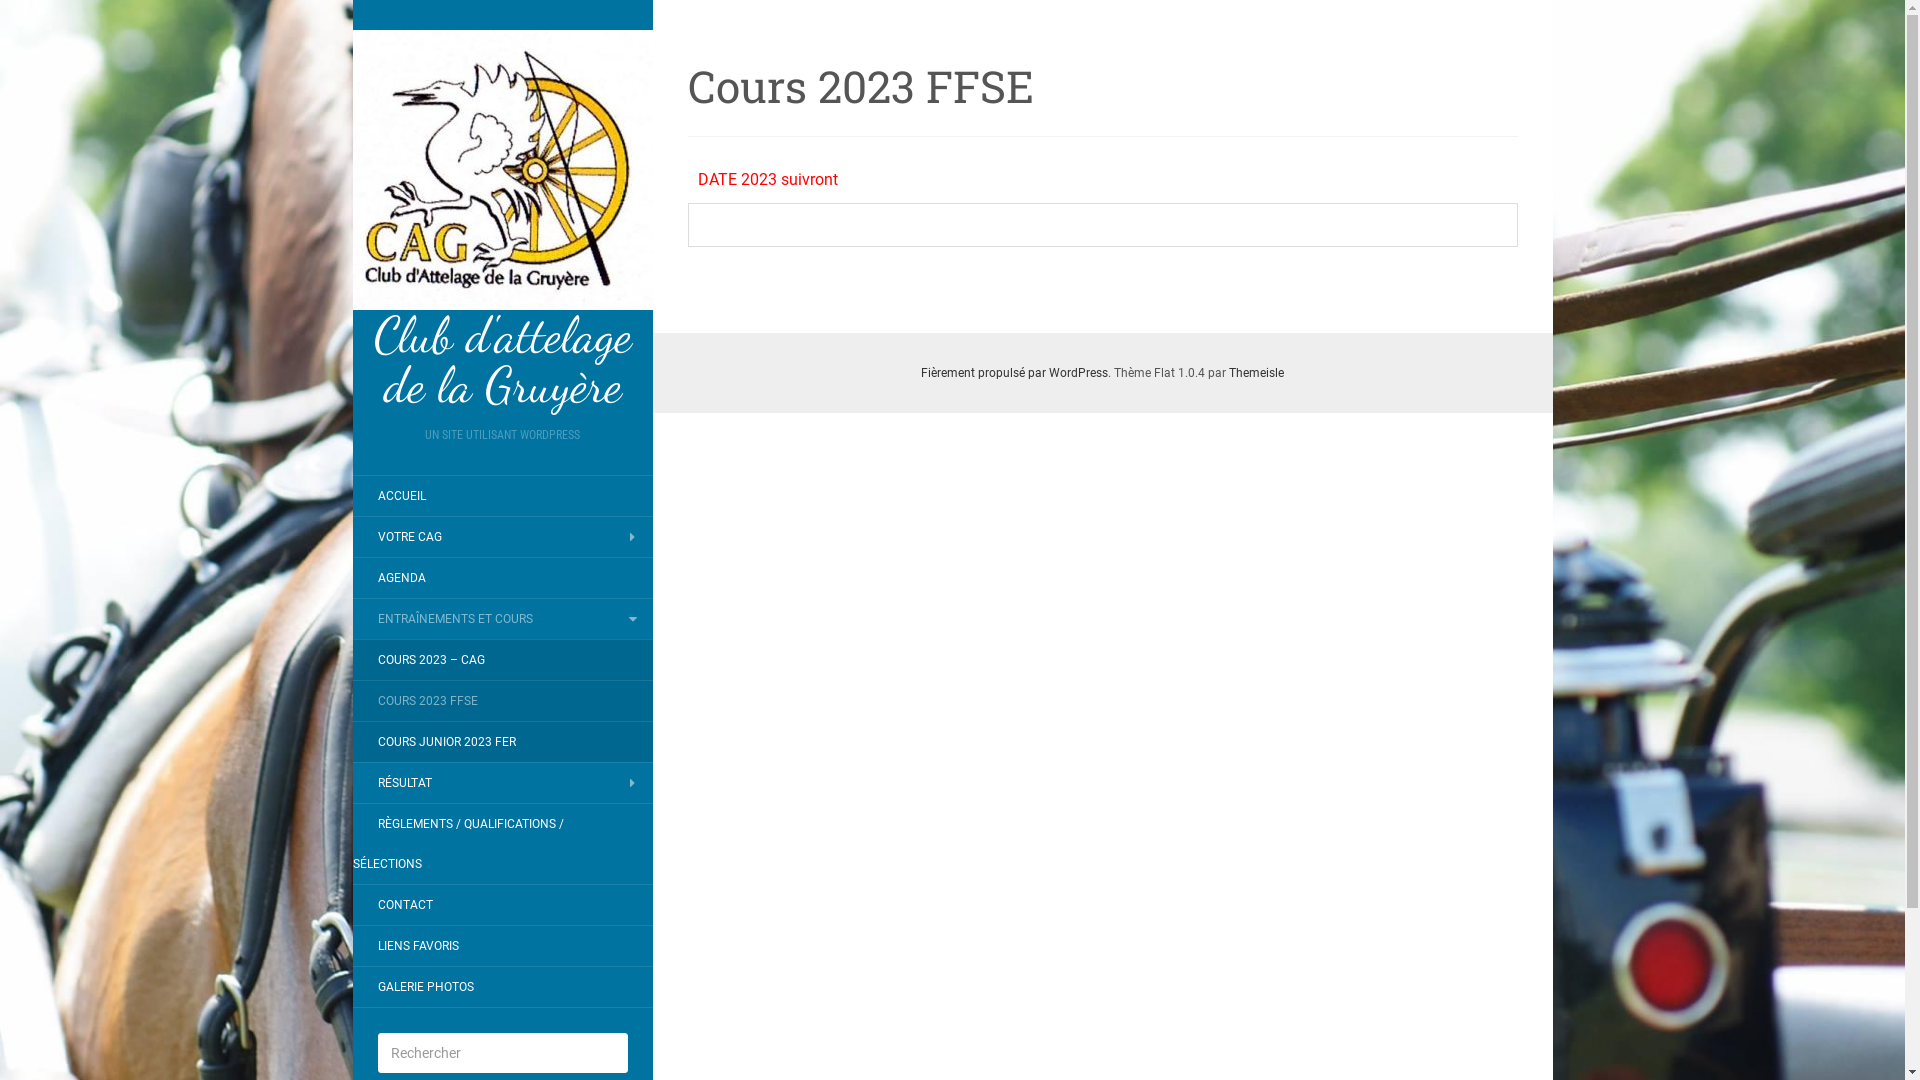  I want to click on 'Rechercher', so click(43, 14).